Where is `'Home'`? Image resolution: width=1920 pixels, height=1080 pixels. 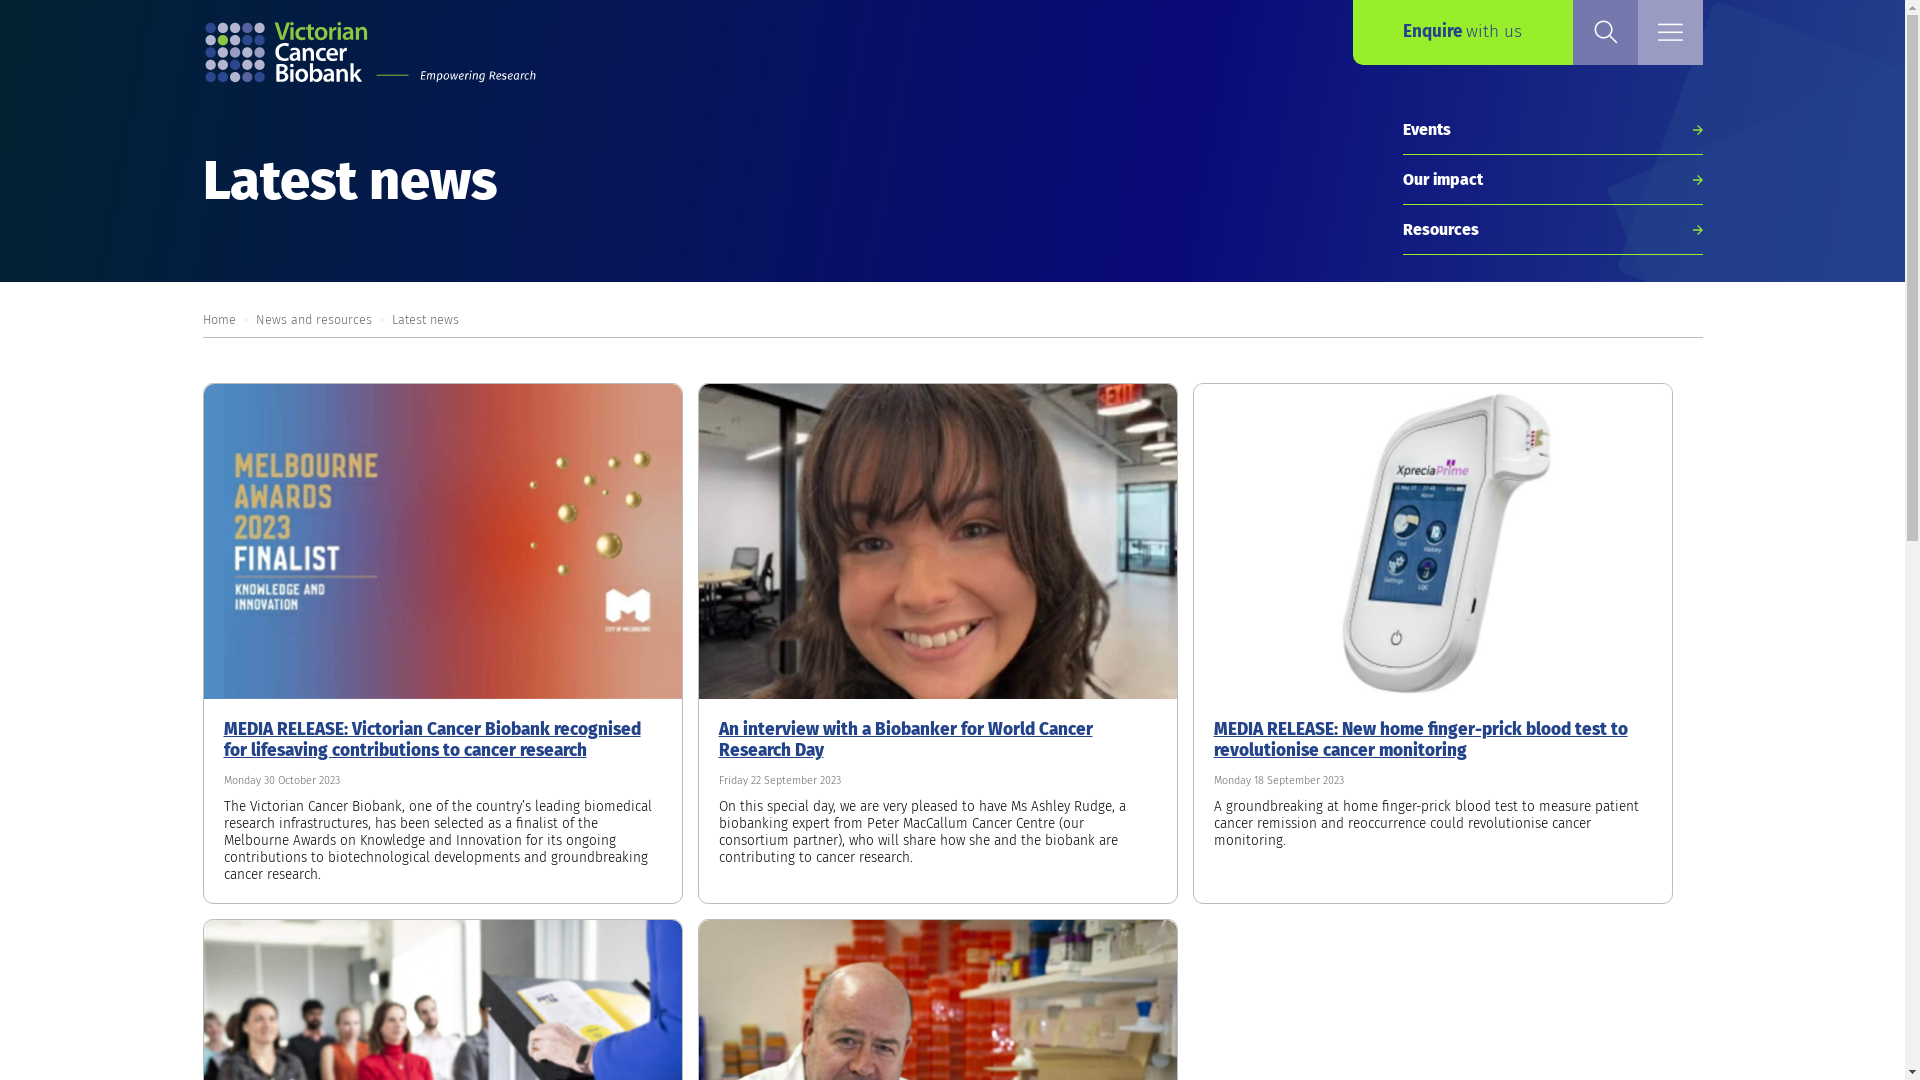
'Home' is located at coordinates (218, 318).